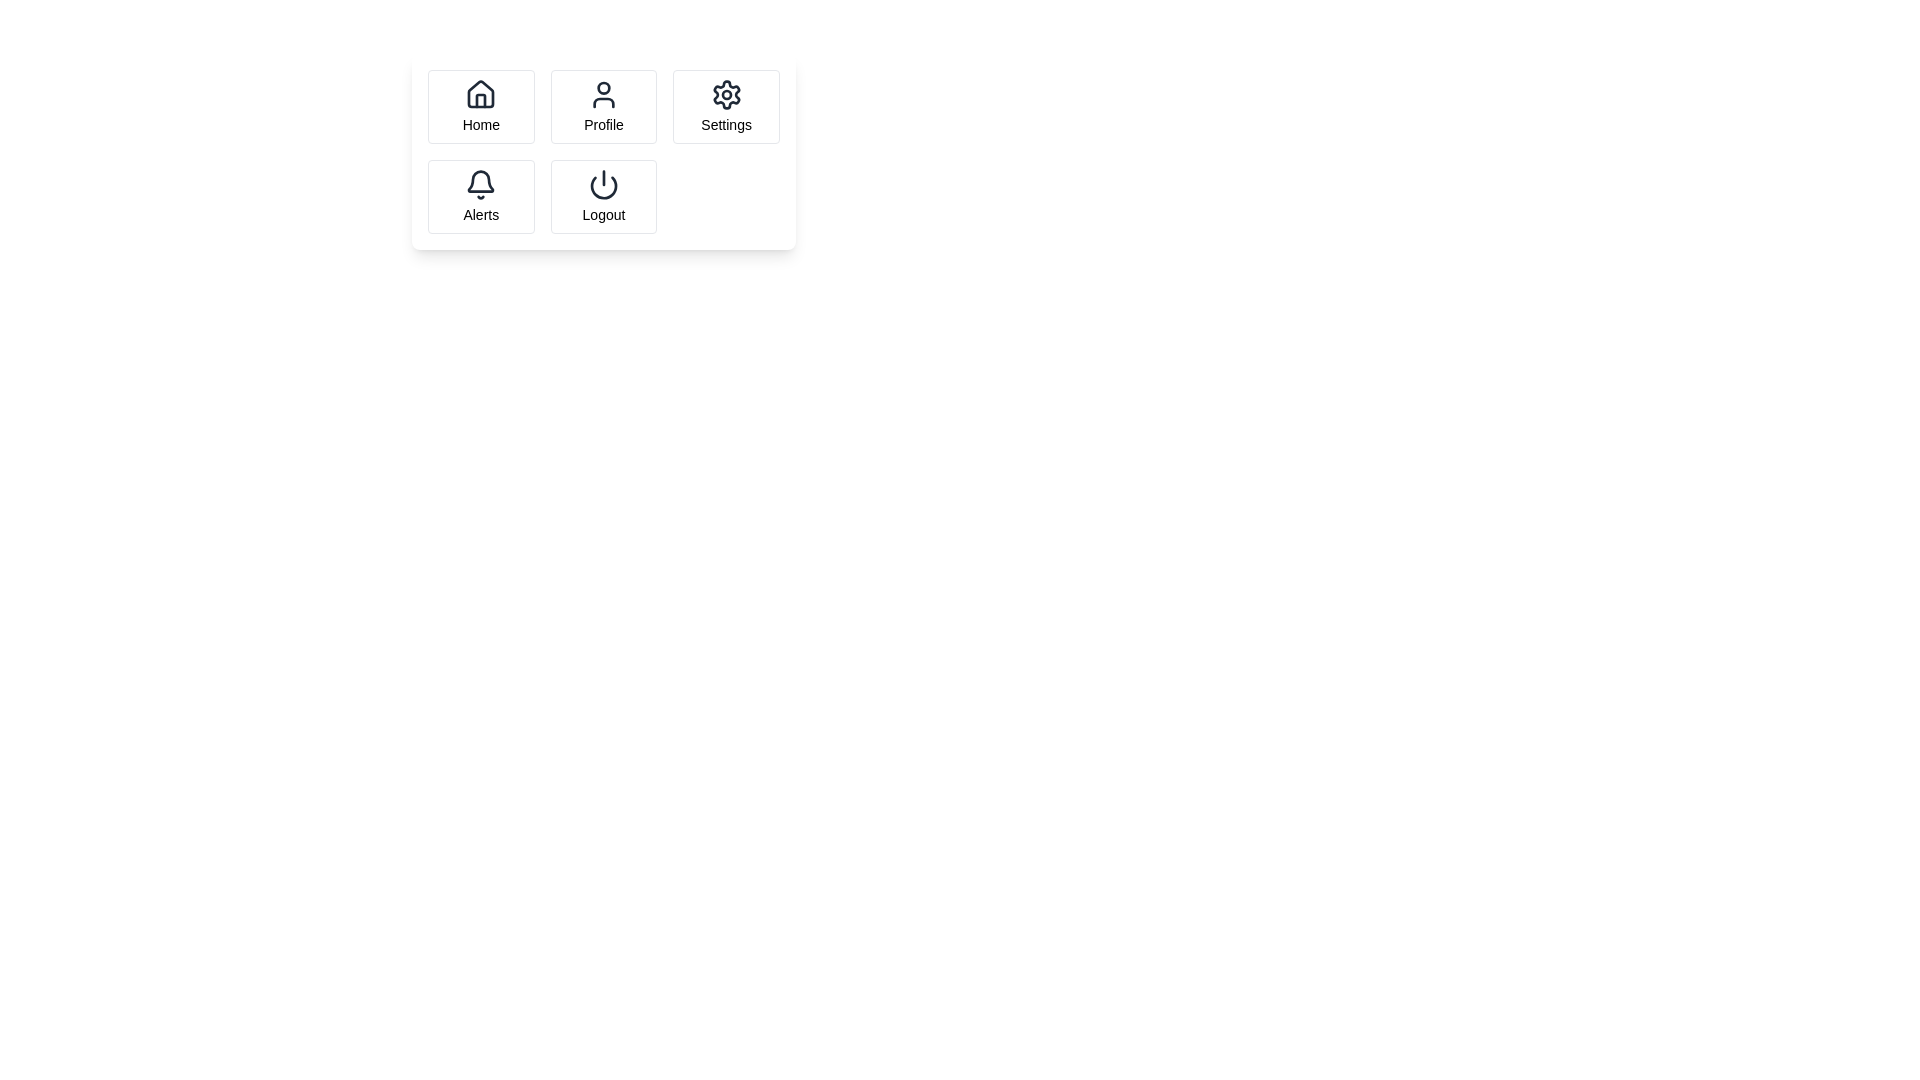 The height and width of the screenshot is (1080, 1920). I want to click on the 'Home' text label, which is a small font styled label located below a house icon and aligned with 'Profile' and 'Settings' buttons, so click(481, 124).